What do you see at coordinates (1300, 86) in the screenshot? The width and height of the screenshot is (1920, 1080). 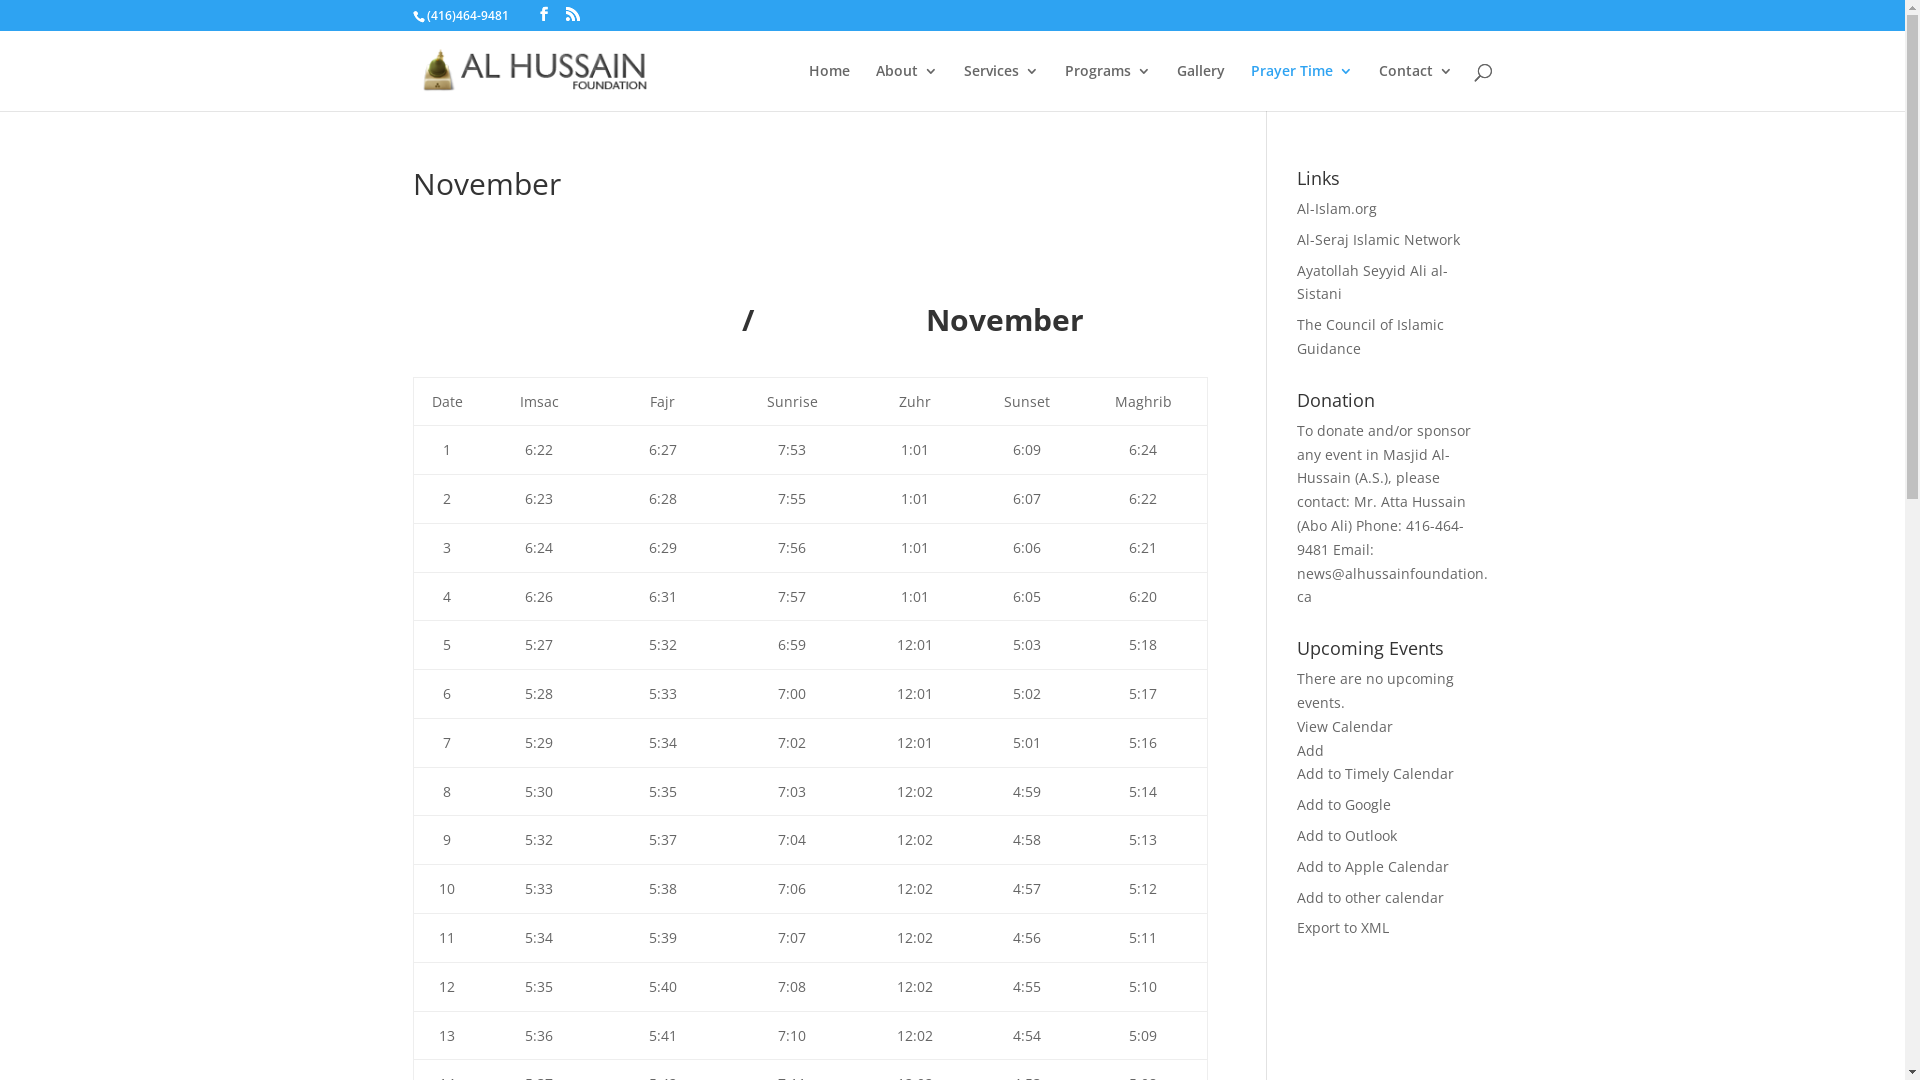 I see `'Prayer Time'` at bounding box center [1300, 86].